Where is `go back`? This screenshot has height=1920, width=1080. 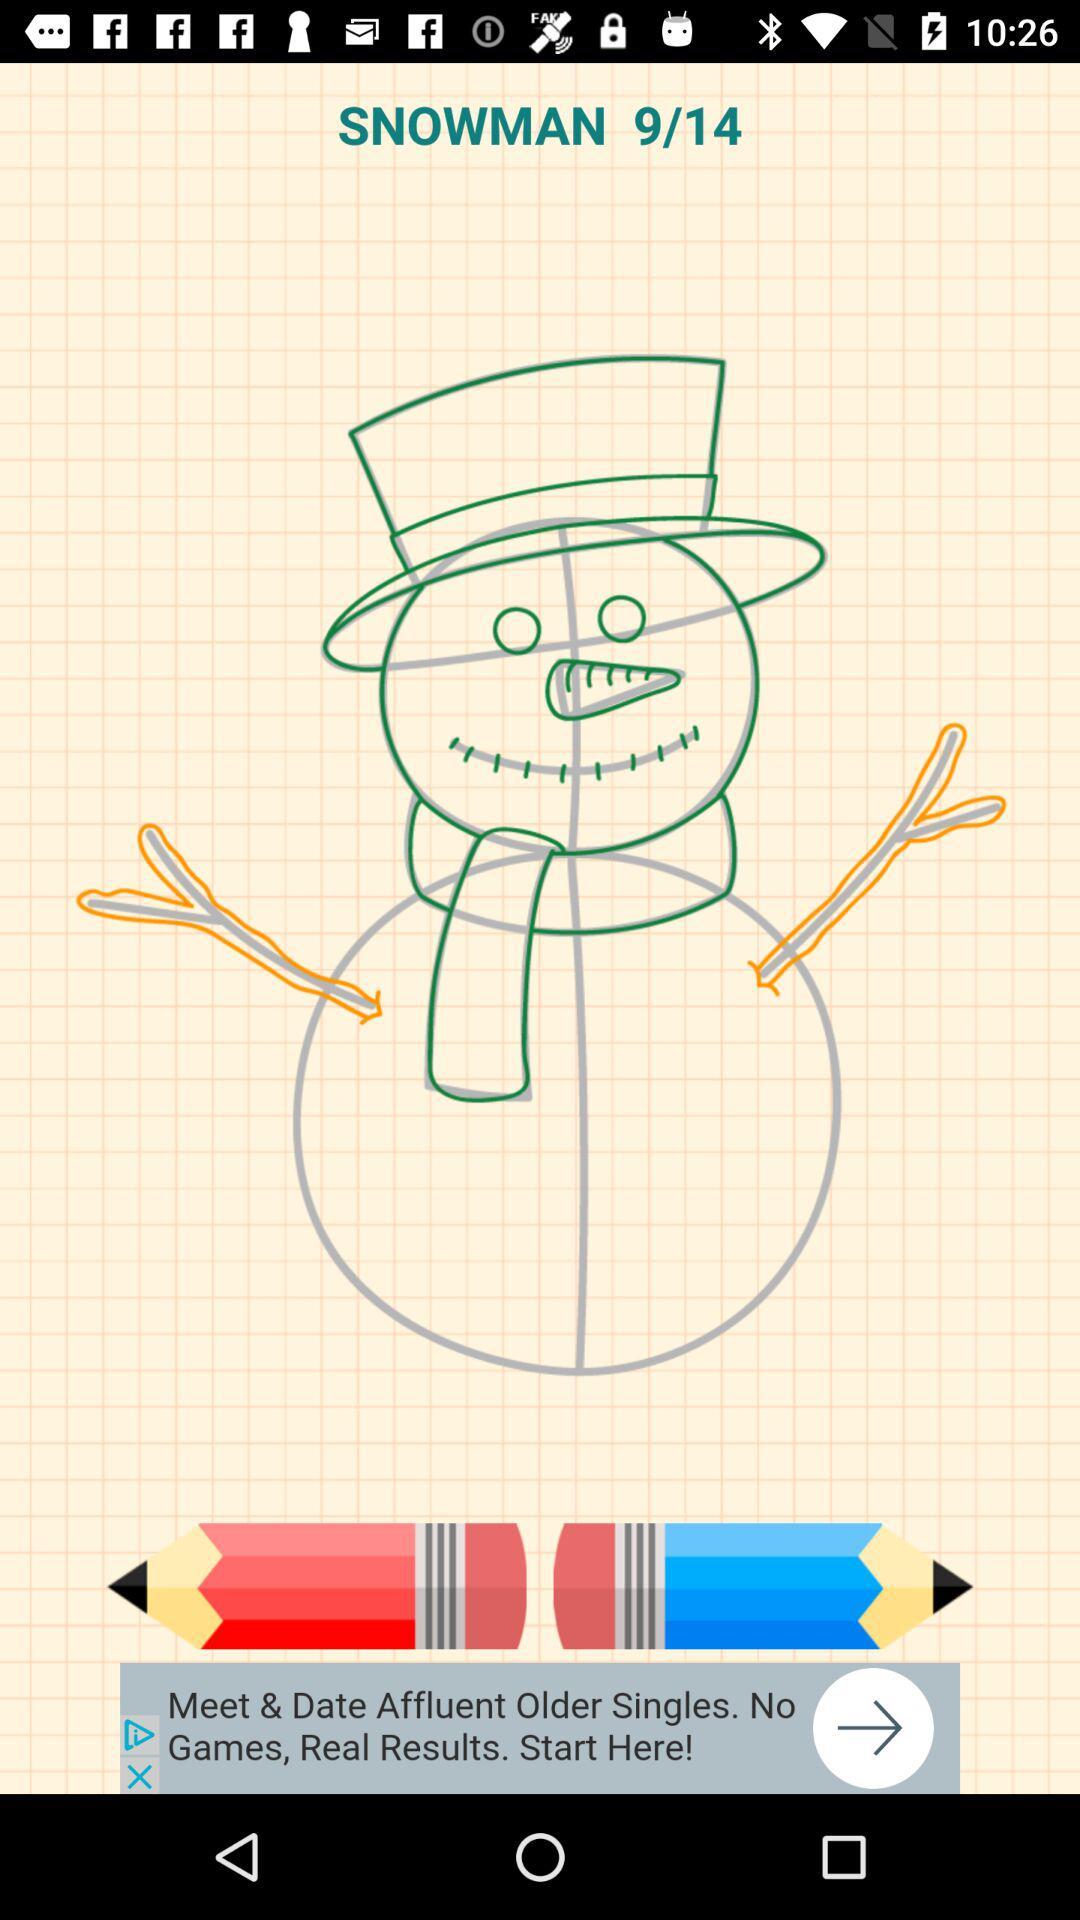
go back is located at coordinates (315, 1585).